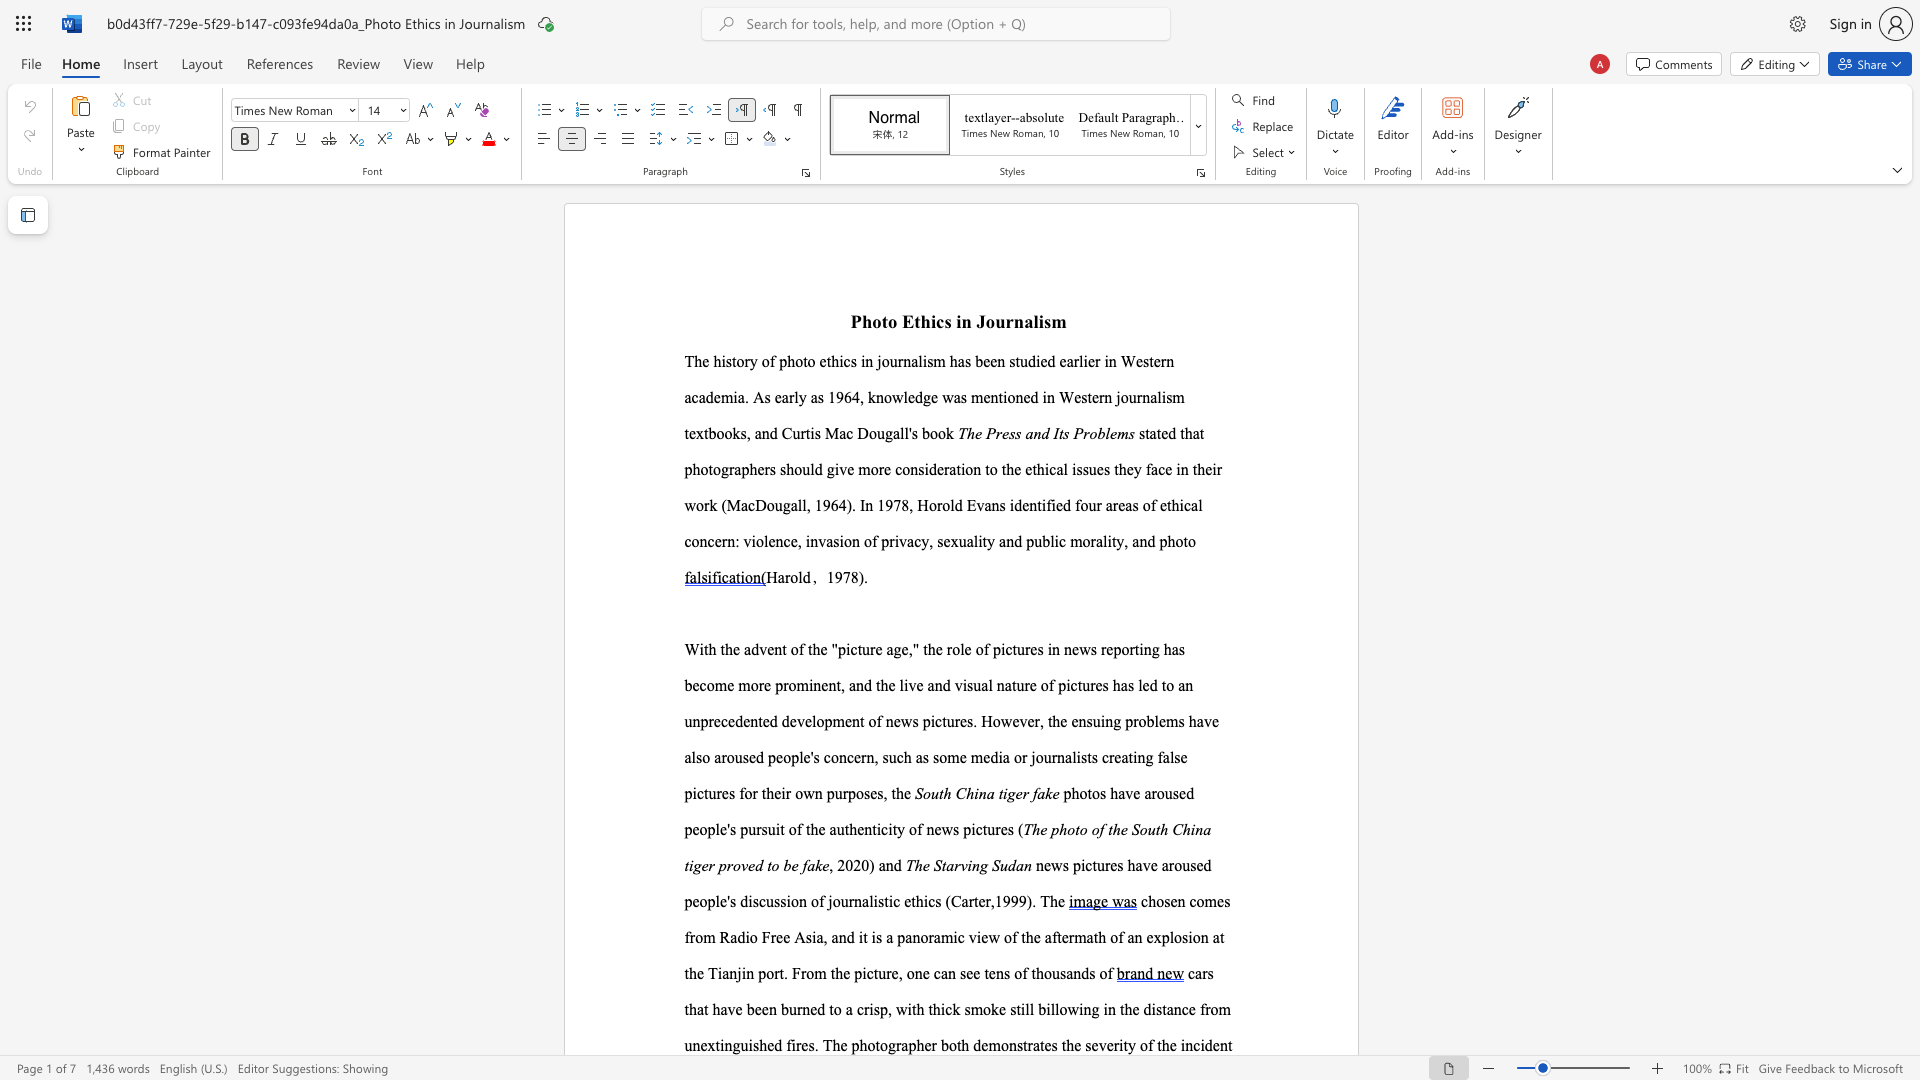  I want to click on the subset text "c eth" within the text "news pictures have aroused people", so click(892, 901).